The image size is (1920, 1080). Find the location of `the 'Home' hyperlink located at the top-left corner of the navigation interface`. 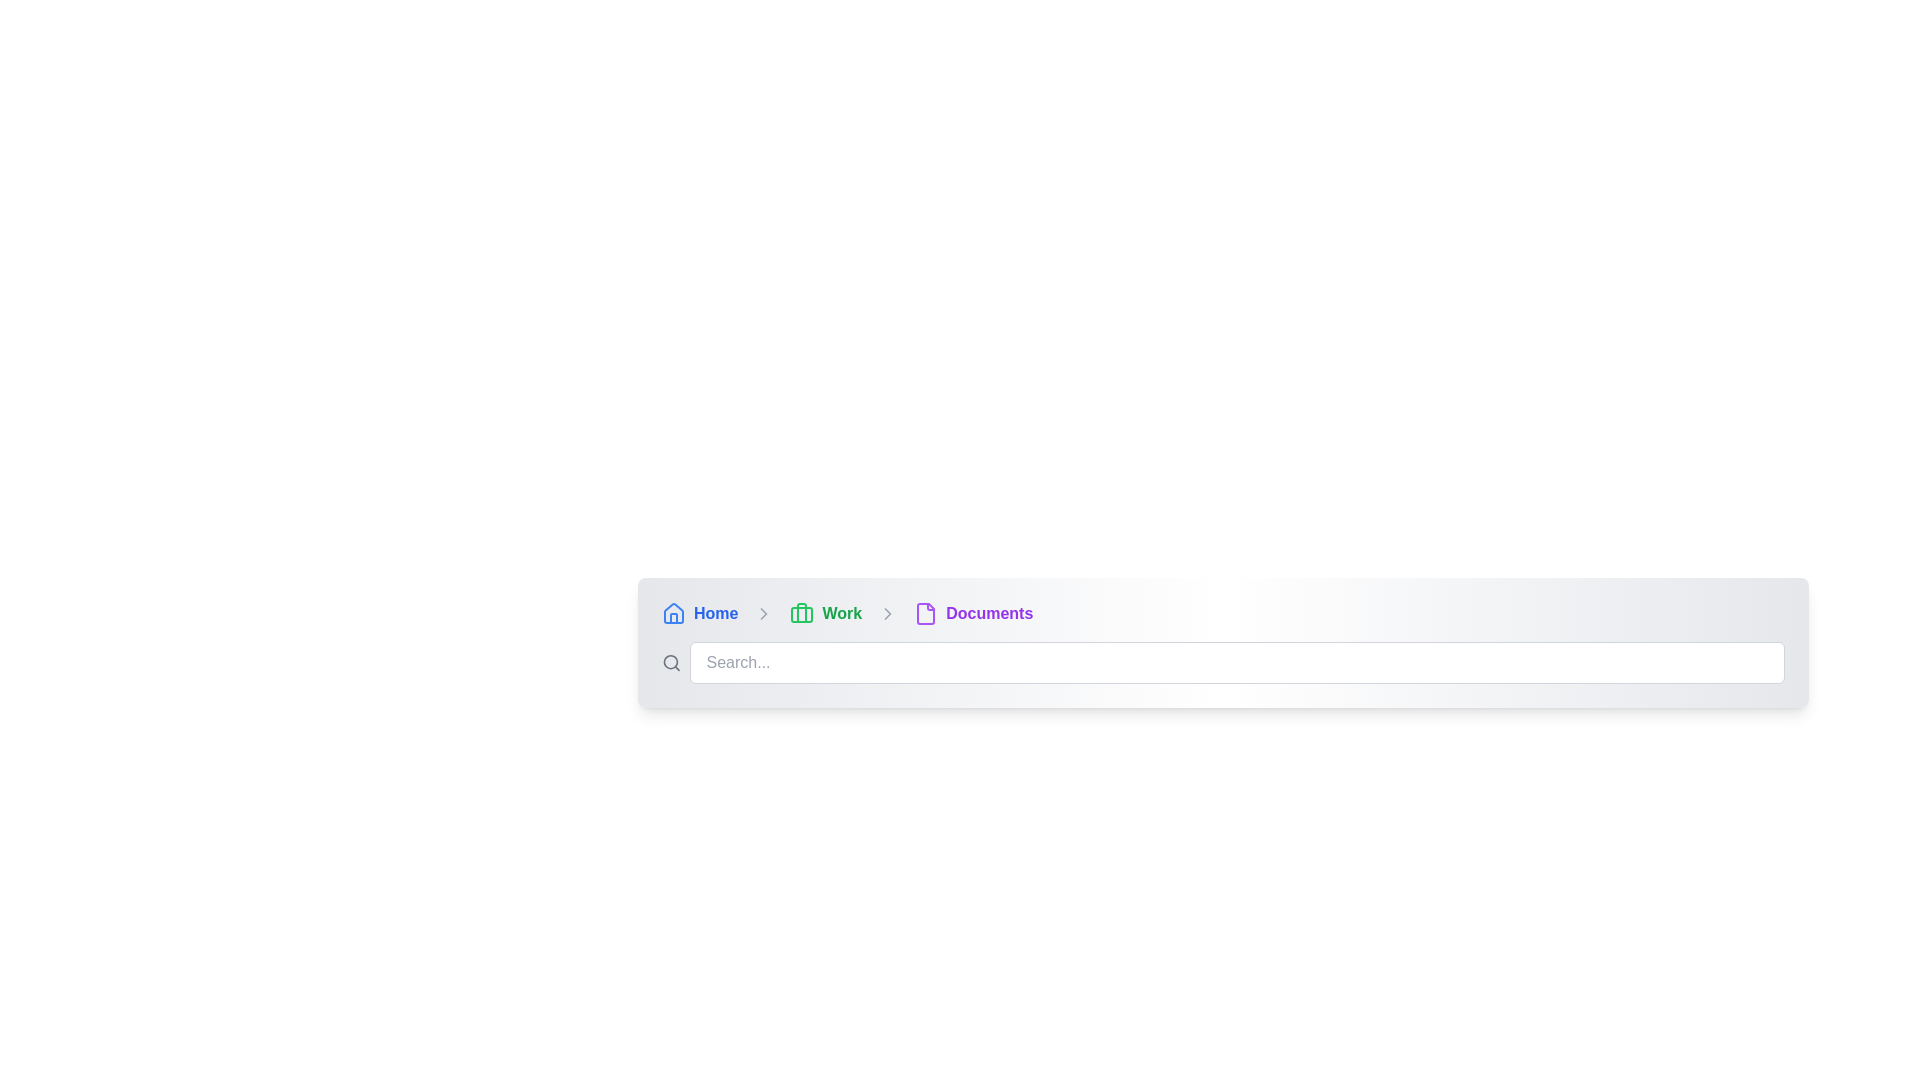

the 'Home' hyperlink located at the top-left corner of the navigation interface is located at coordinates (716, 612).